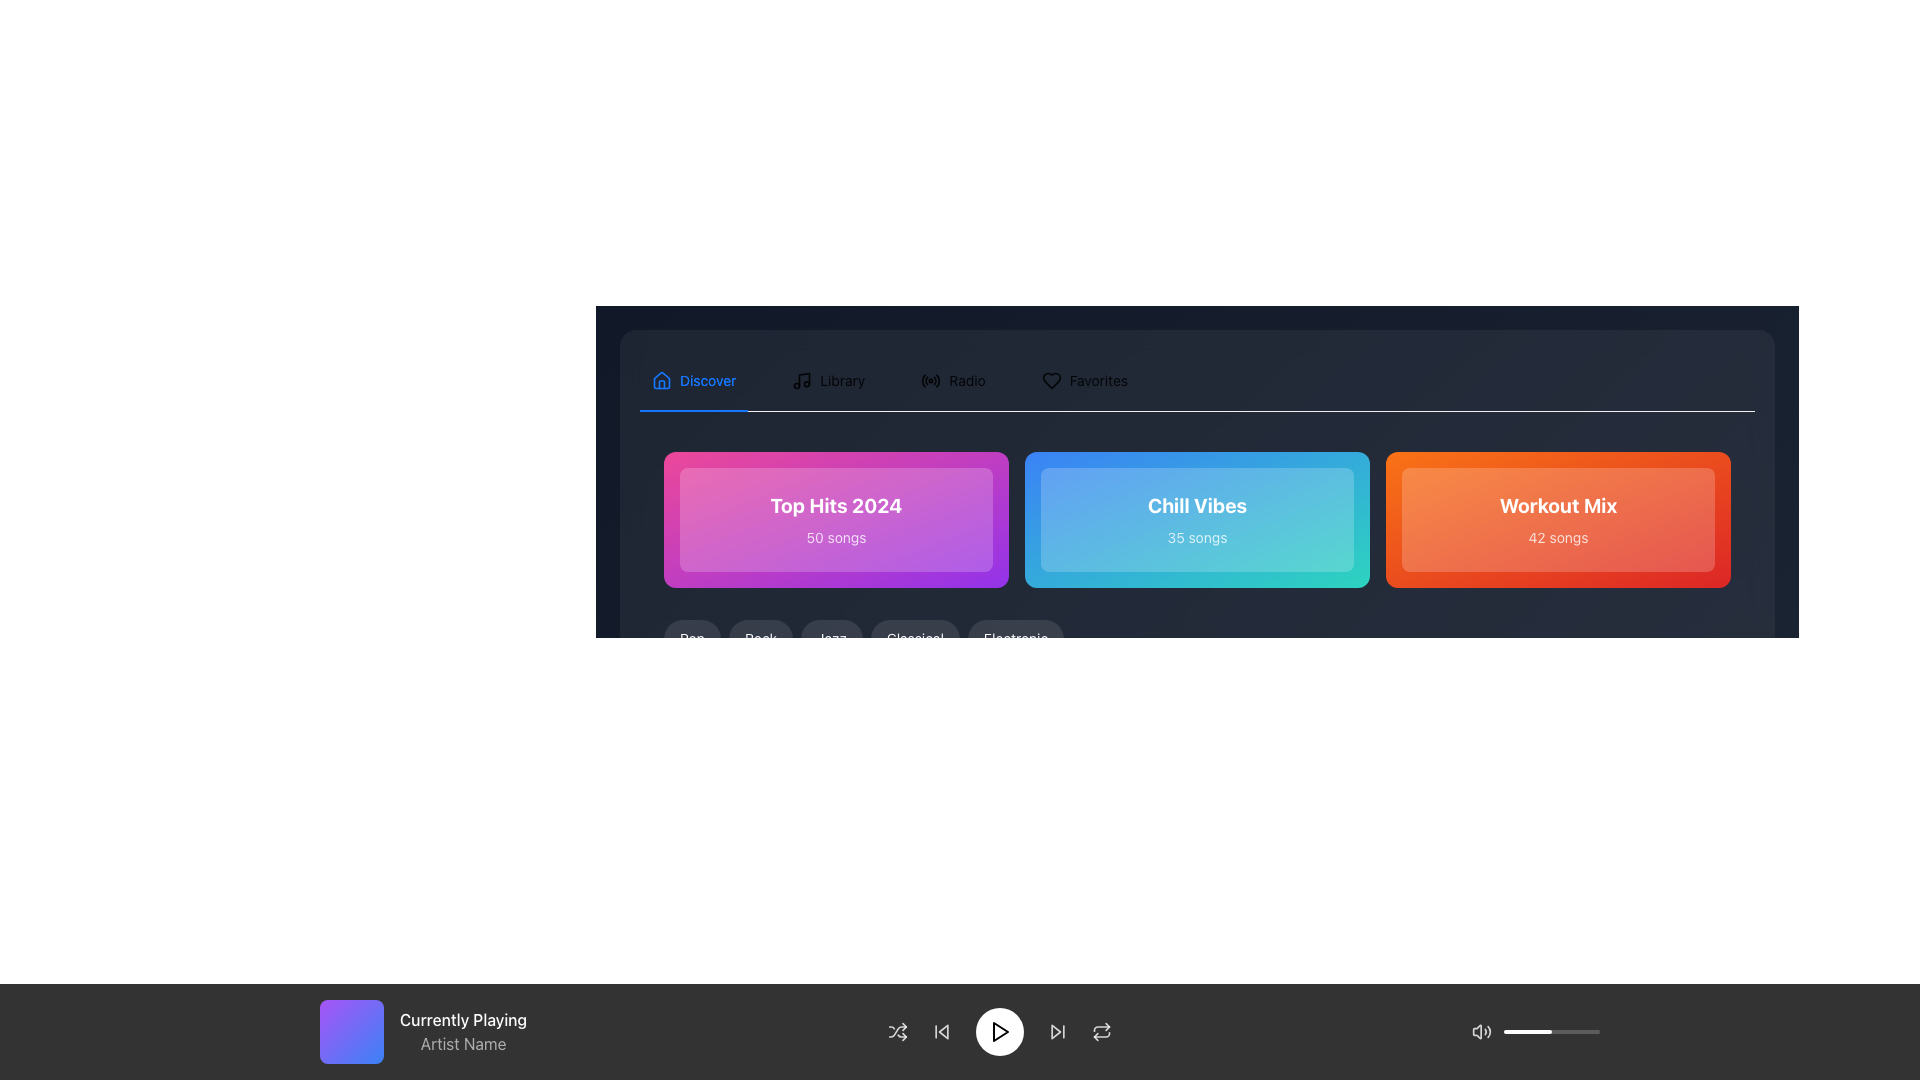 This screenshot has width=1920, height=1080. I want to click on the sound control button located in the bottom-right corner of the interface to interact with it, so click(1482, 1032).